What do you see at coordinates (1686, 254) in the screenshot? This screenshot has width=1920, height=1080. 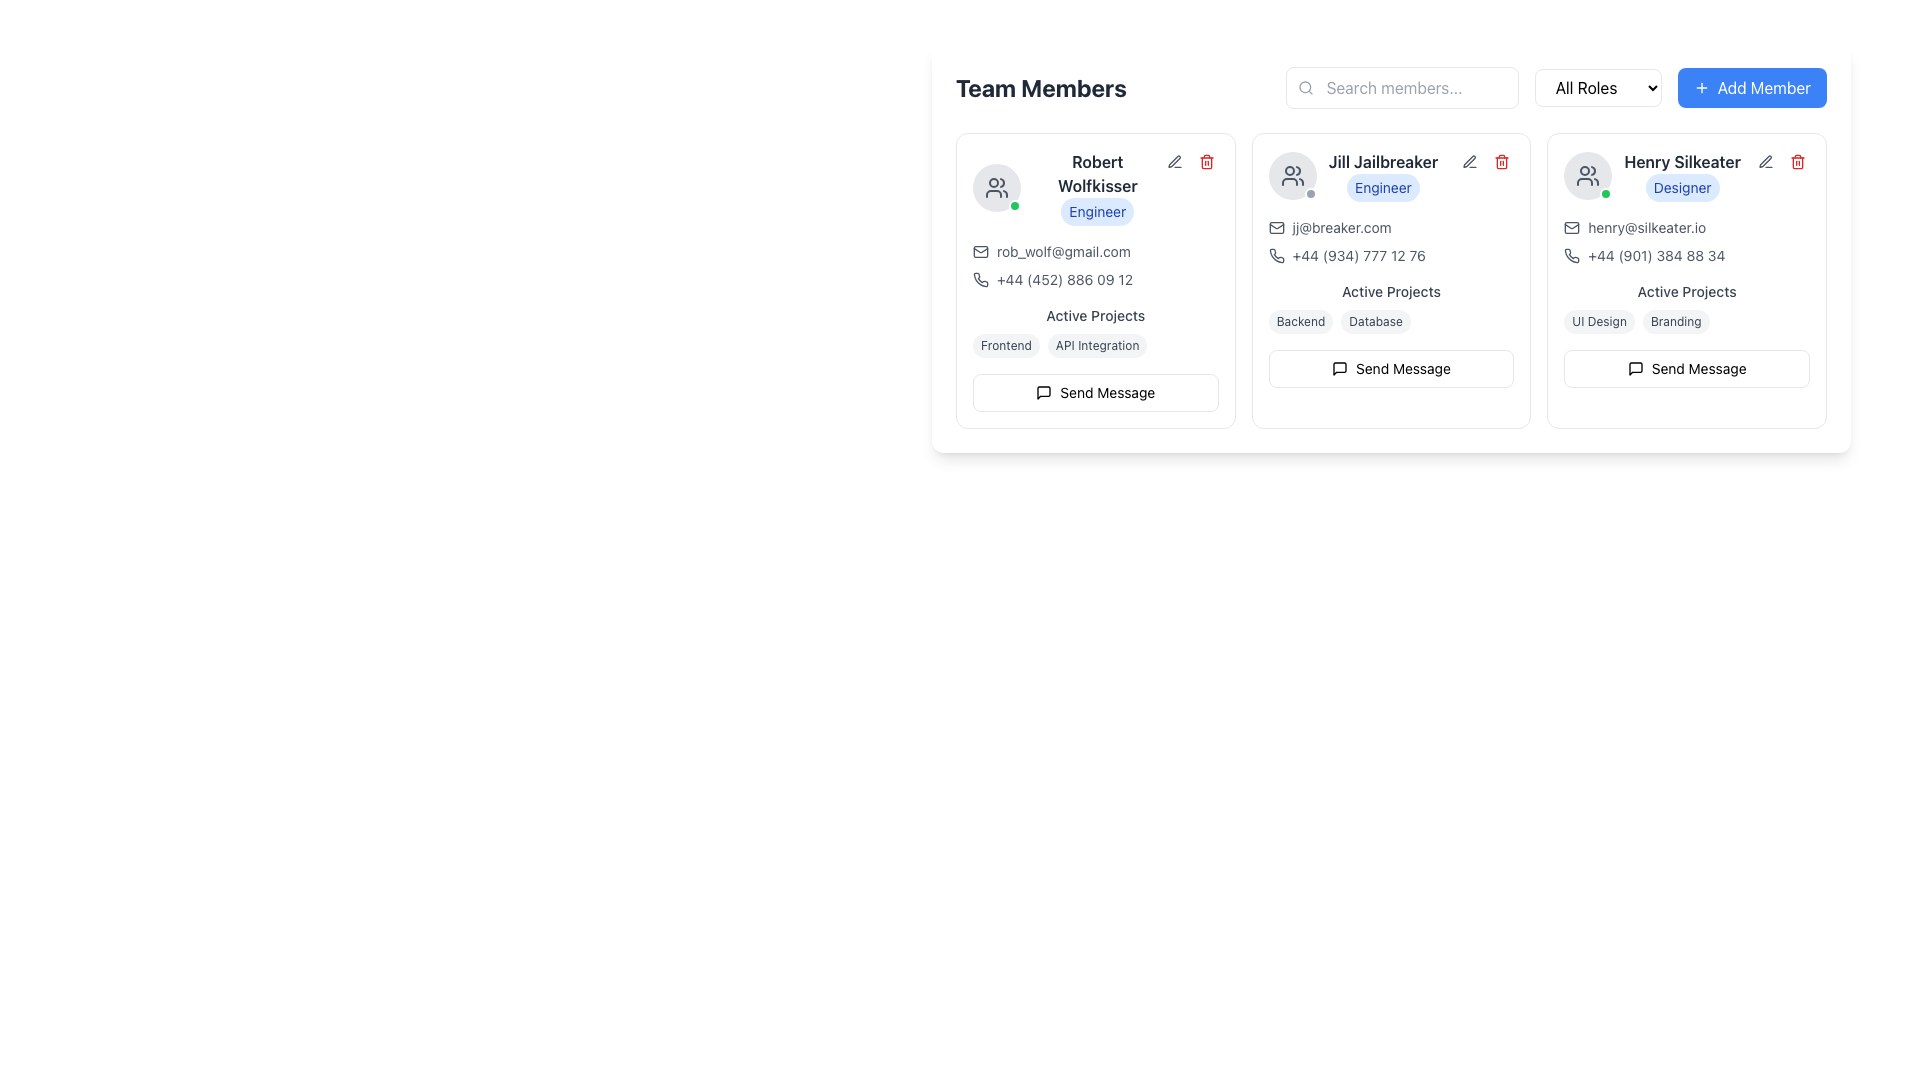 I see `the phone number display of user 'Henry Silkeater'` at bounding box center [1686, 254].